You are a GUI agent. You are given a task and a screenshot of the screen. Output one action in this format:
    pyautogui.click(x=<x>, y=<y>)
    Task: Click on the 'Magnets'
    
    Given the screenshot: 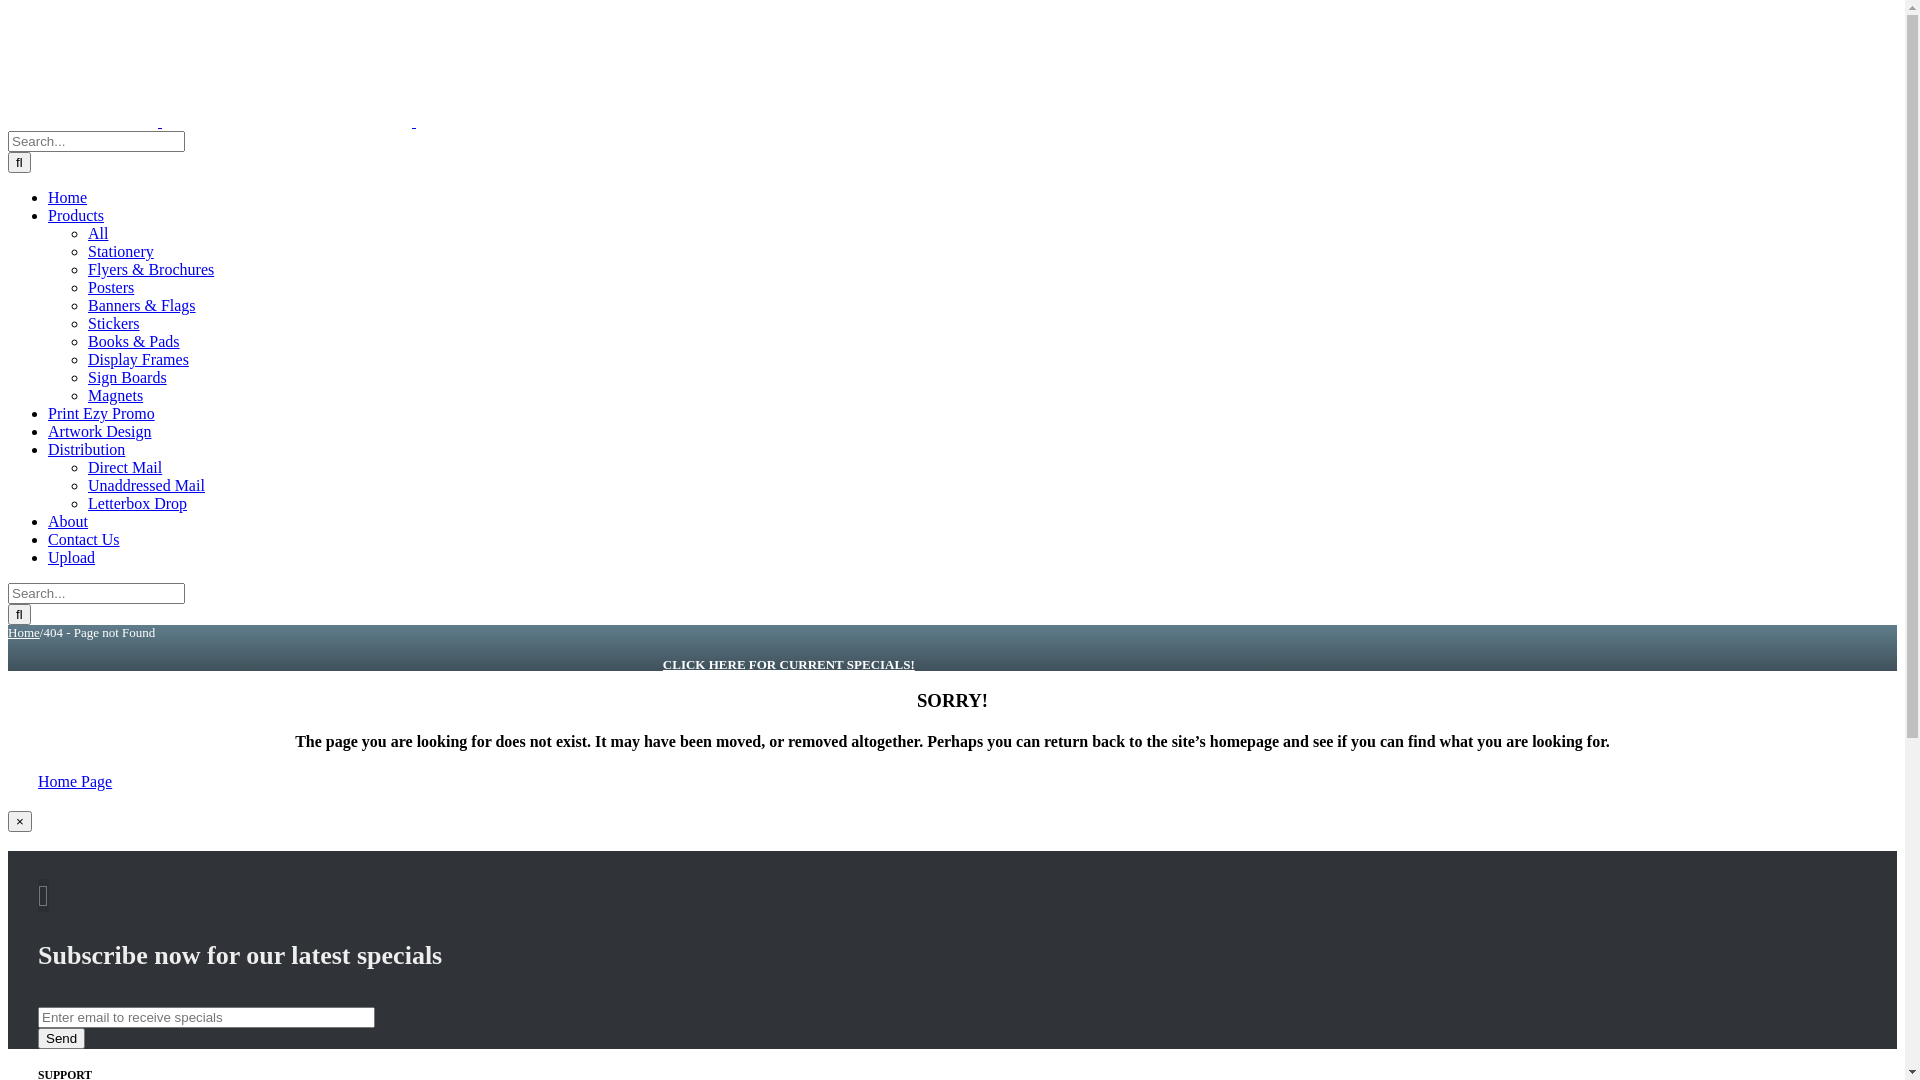 What is the action you would take?
    pyautogui.click(x=114, y=395)
    